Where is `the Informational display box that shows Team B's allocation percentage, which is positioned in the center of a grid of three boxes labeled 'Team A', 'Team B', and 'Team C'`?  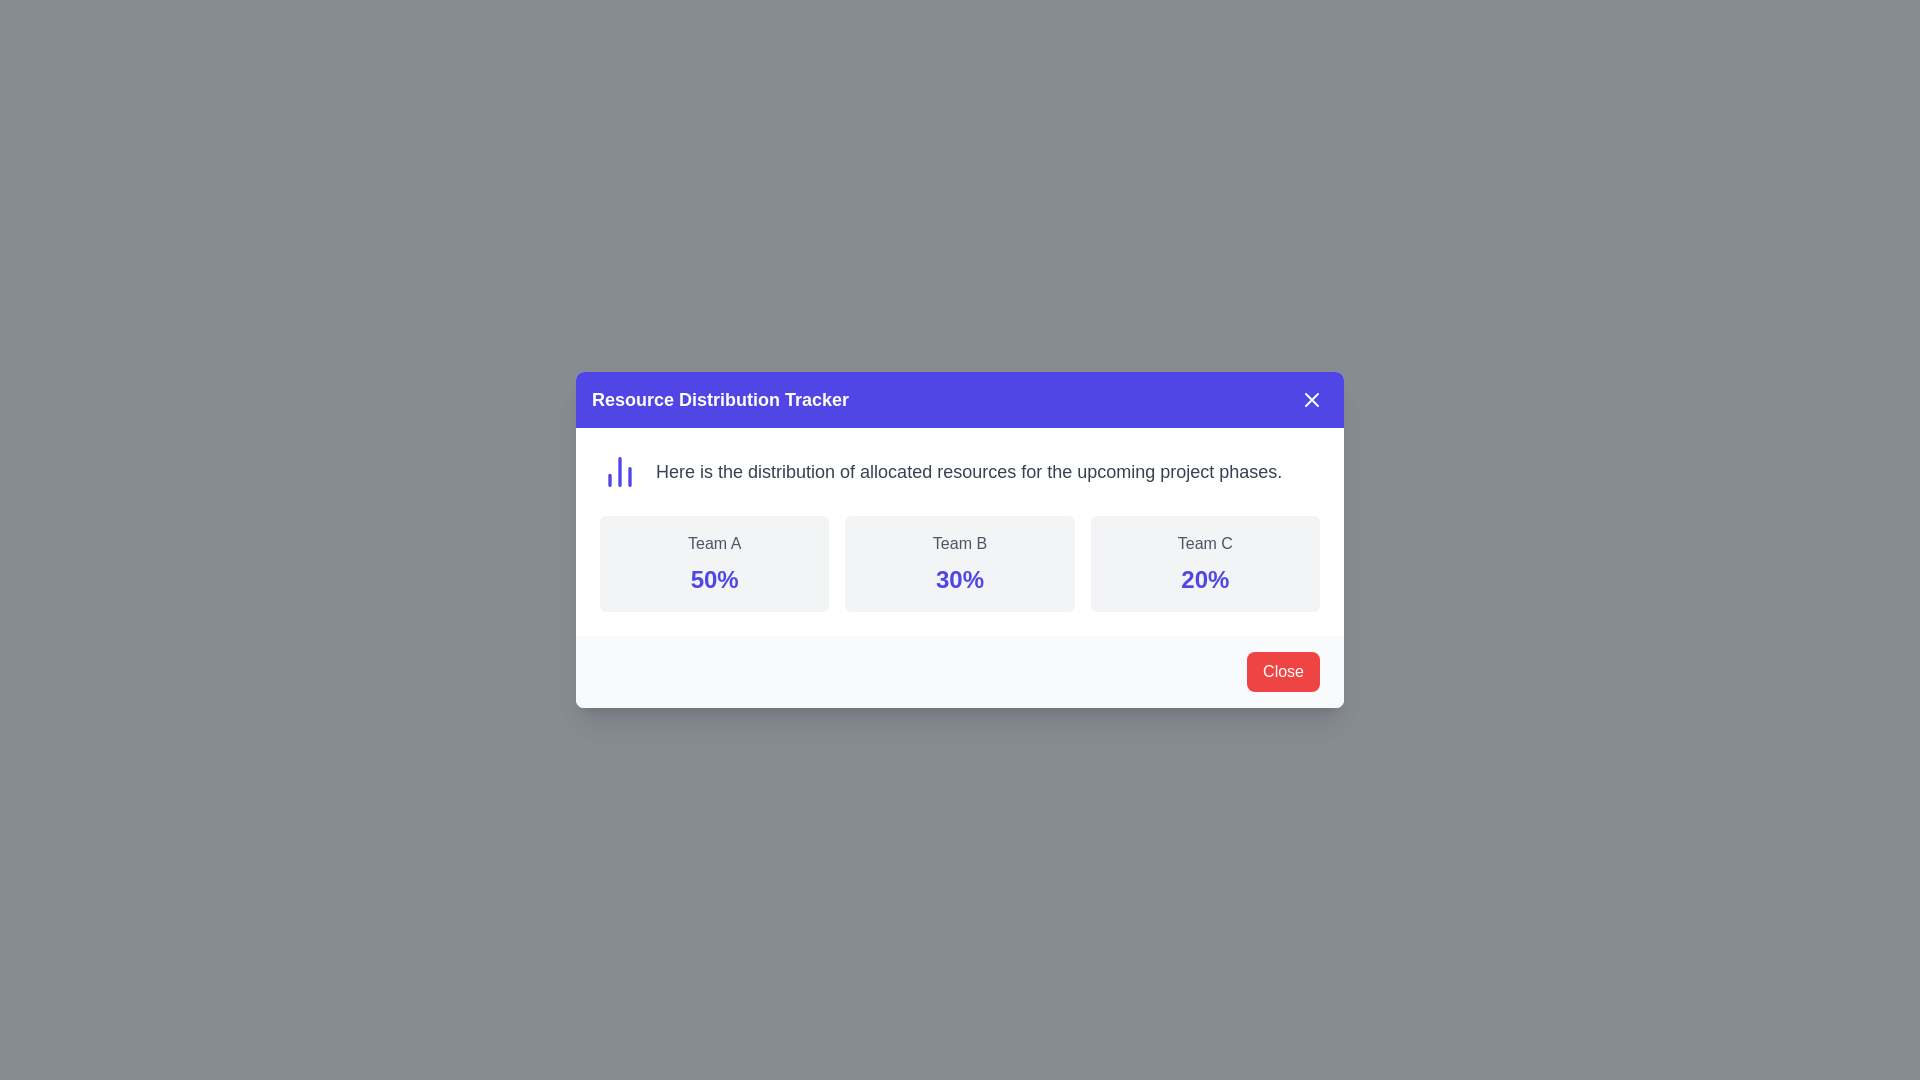
the Informational display box that shows Team B's allocation percentage, which is positioned in the center of a grid of three boxes labeled 'Team A', 'Team B', and 'Team C' is located at coordinates (960, 563).